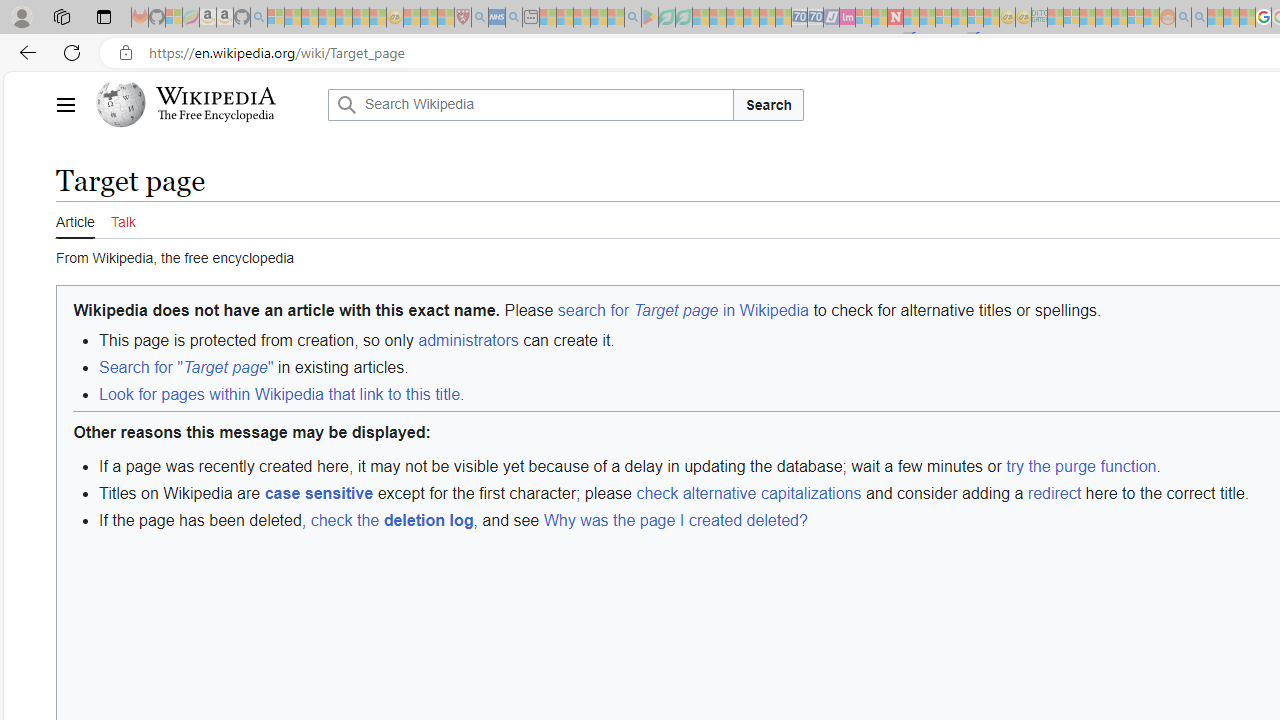 This screenshot has width=1280, height=720. I want to click on 'Talk', so click(121, 219).